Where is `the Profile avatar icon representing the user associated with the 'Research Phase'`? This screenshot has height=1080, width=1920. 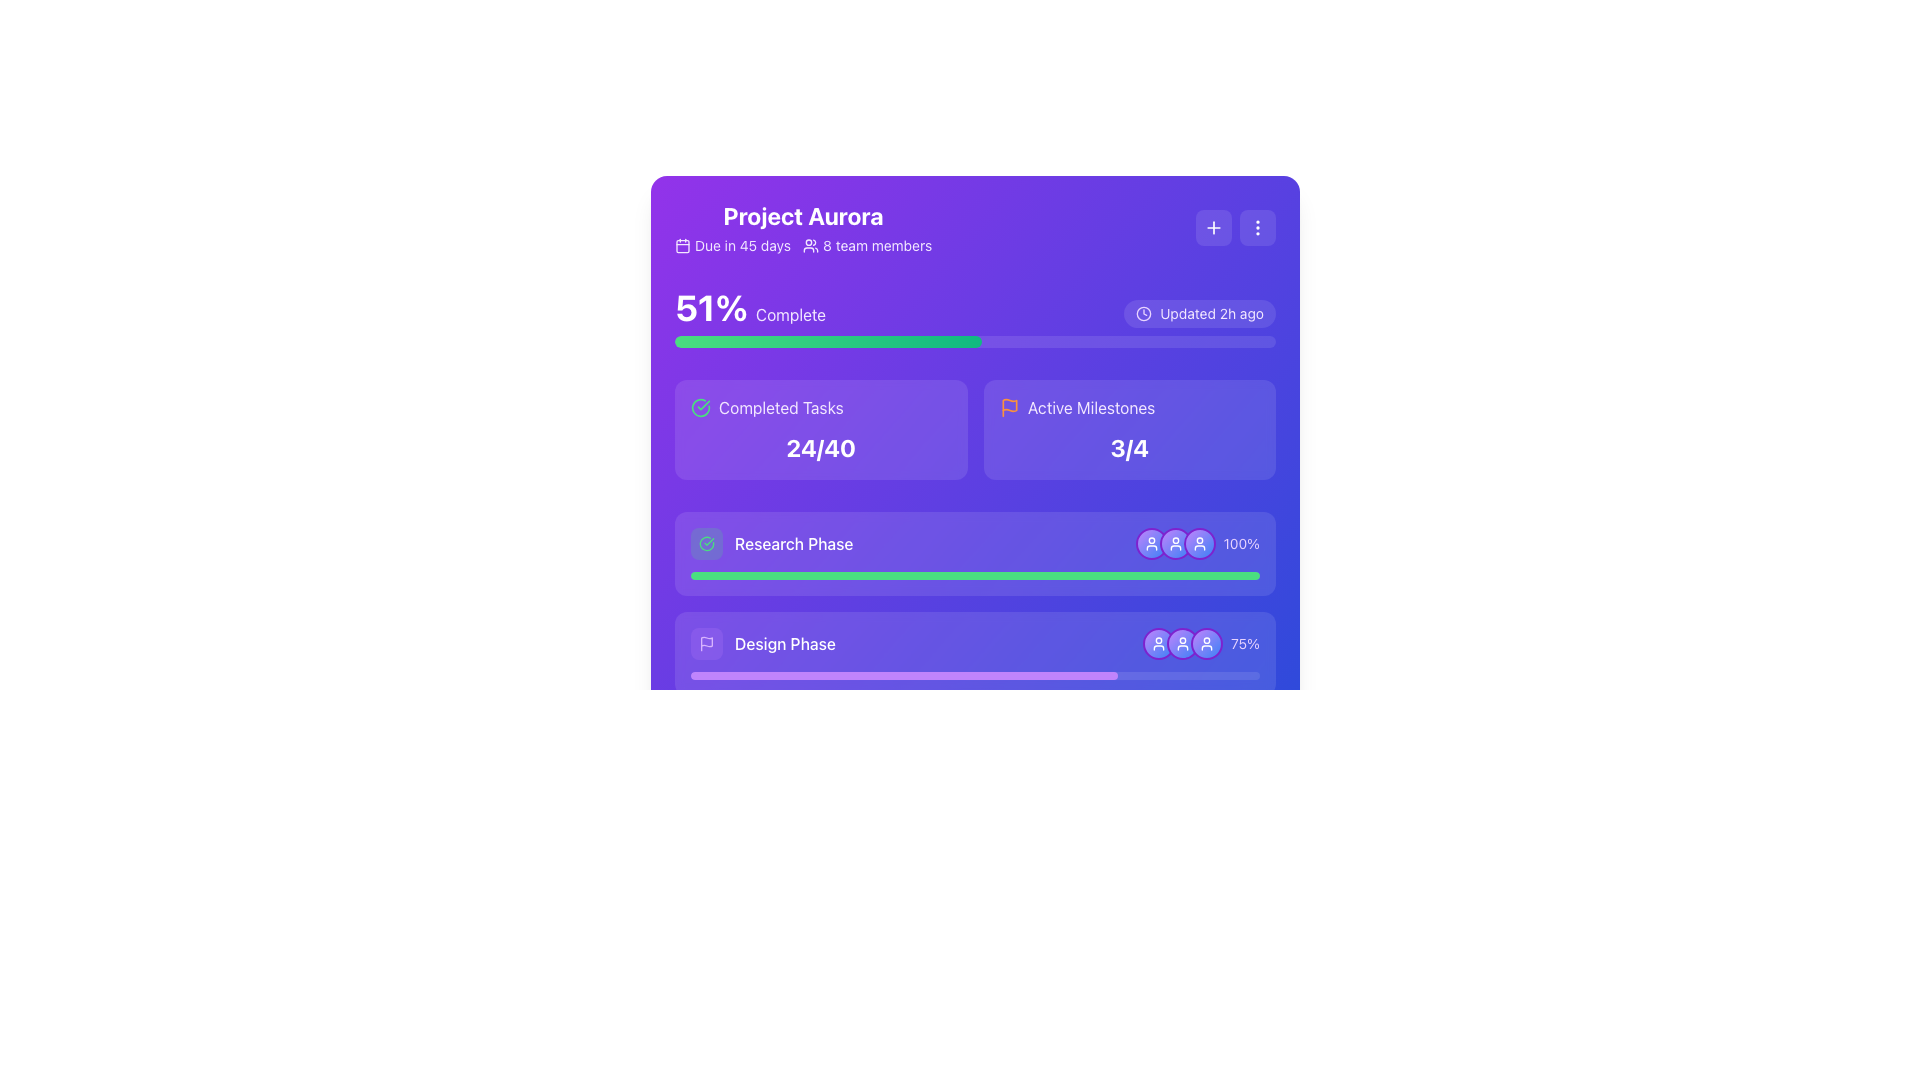
the Profile avatar icon representing the user associated with the 'Research Phase' is located at coordinates (1151, 543).